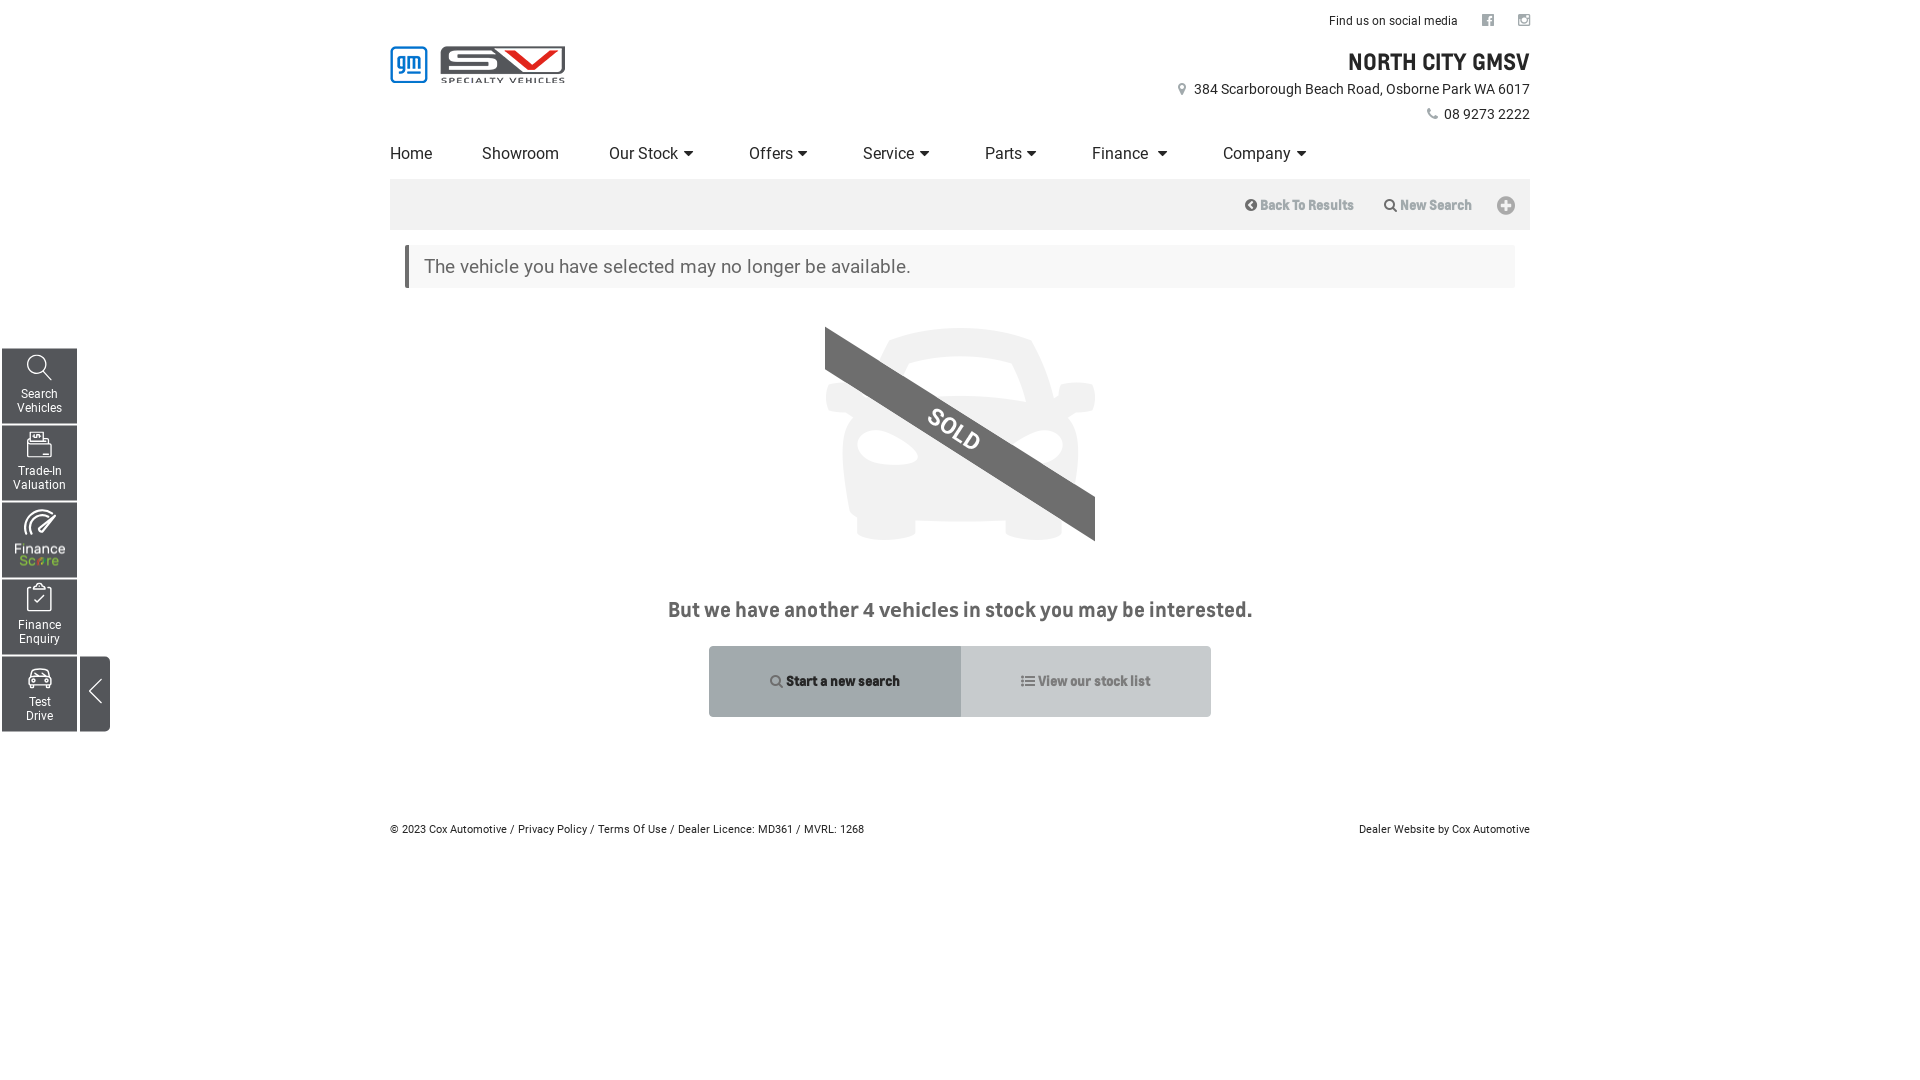  I want to click on 'Trade-In, so click(39, 463).